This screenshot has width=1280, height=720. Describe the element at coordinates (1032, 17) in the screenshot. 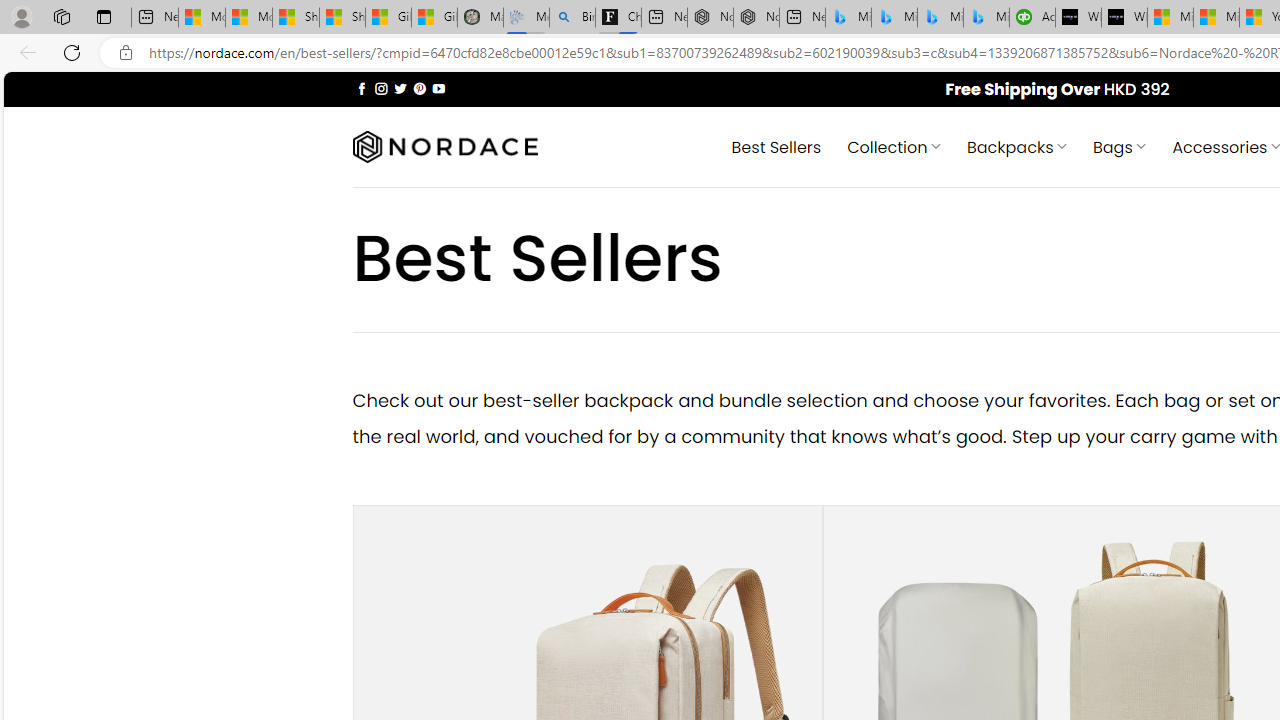

I see `'Accounting Software for Accountants, CPAs and Bookkeepers'` at that location.